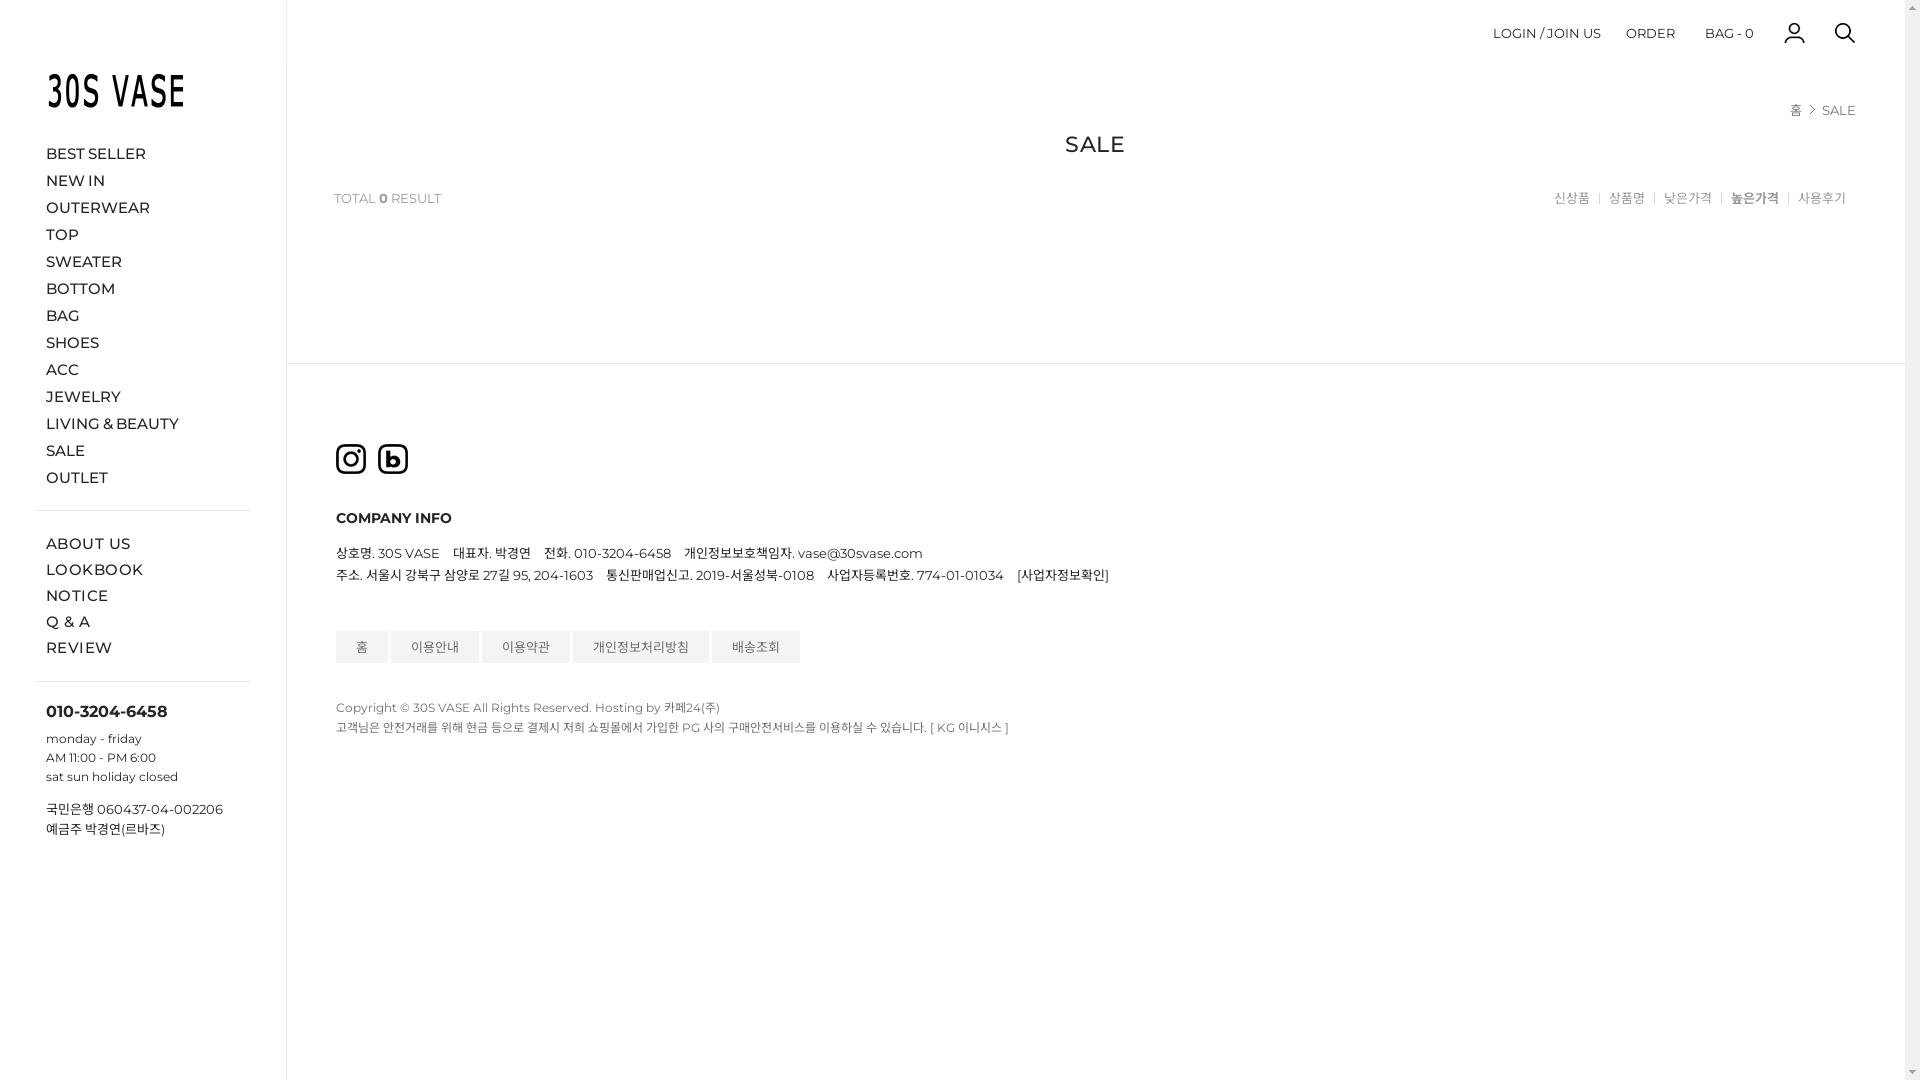  Describe the element at coordinates (1540, 32) in the screenshot. I see `' / '` at that location.